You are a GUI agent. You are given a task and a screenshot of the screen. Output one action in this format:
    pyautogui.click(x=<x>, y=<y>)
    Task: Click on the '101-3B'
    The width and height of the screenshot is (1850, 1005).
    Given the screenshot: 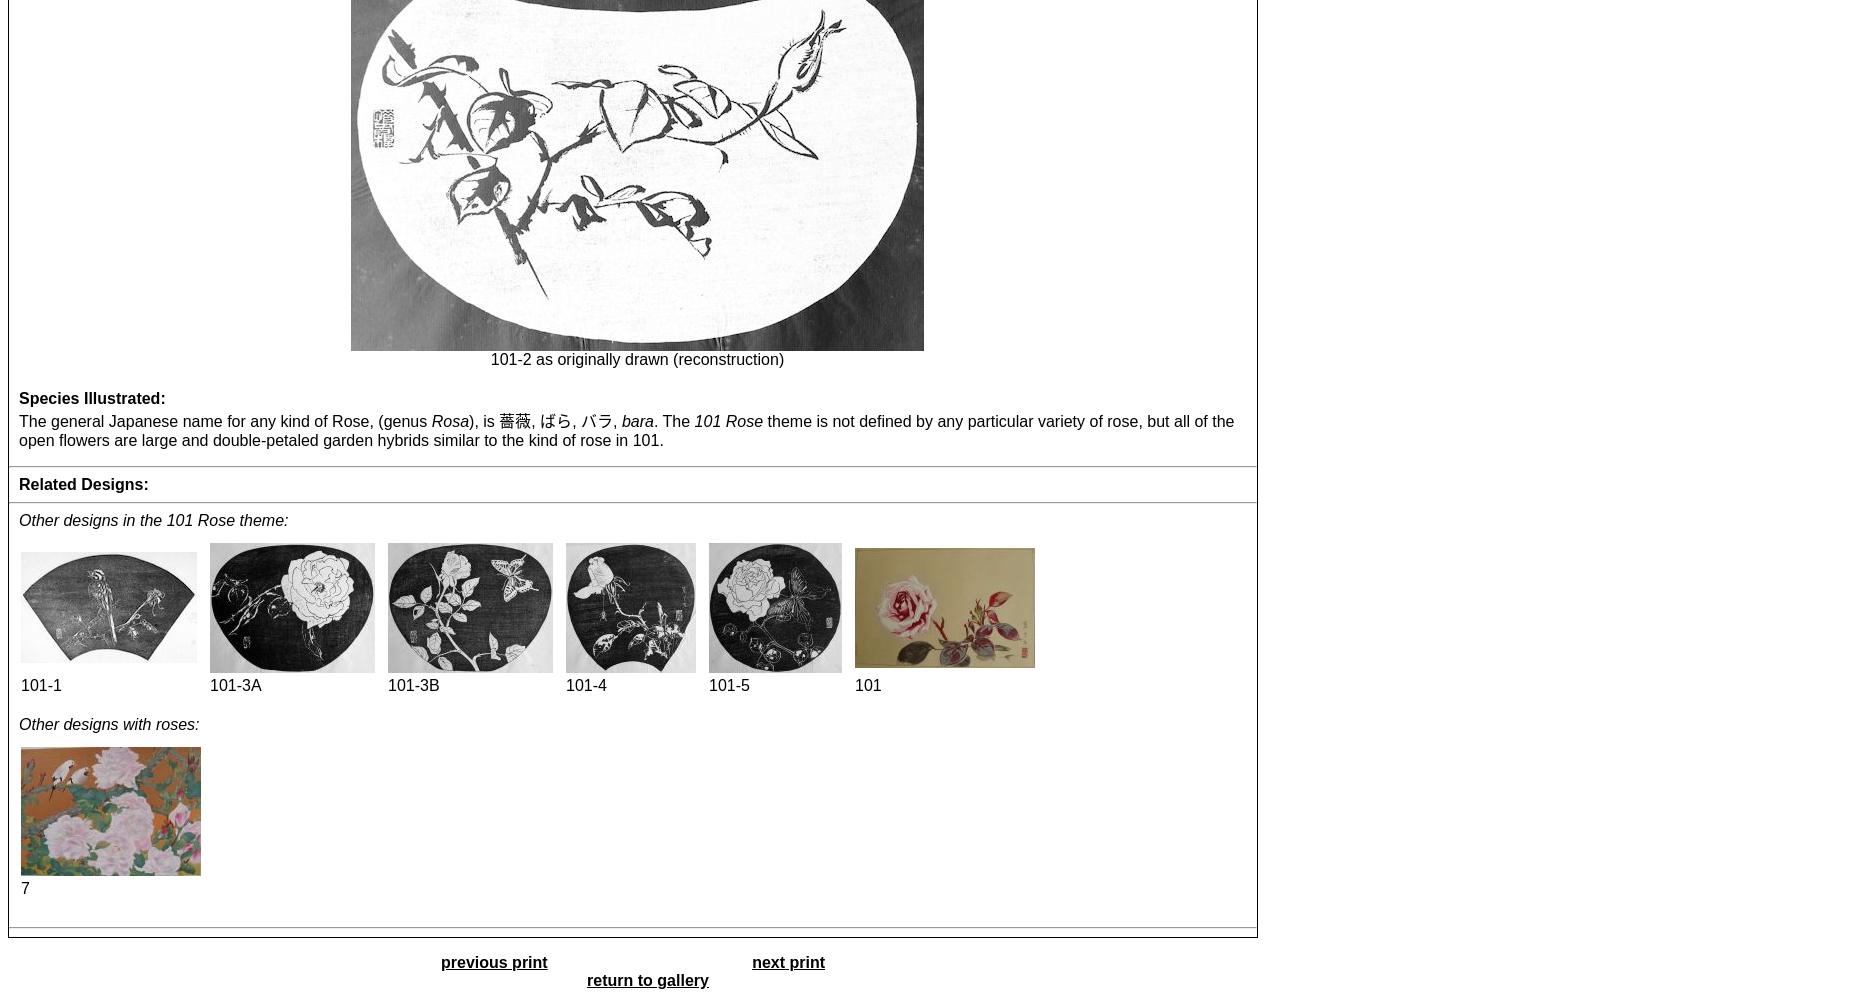 What is the action you would take?
    pyautogui.click(x=412, y=684)
    